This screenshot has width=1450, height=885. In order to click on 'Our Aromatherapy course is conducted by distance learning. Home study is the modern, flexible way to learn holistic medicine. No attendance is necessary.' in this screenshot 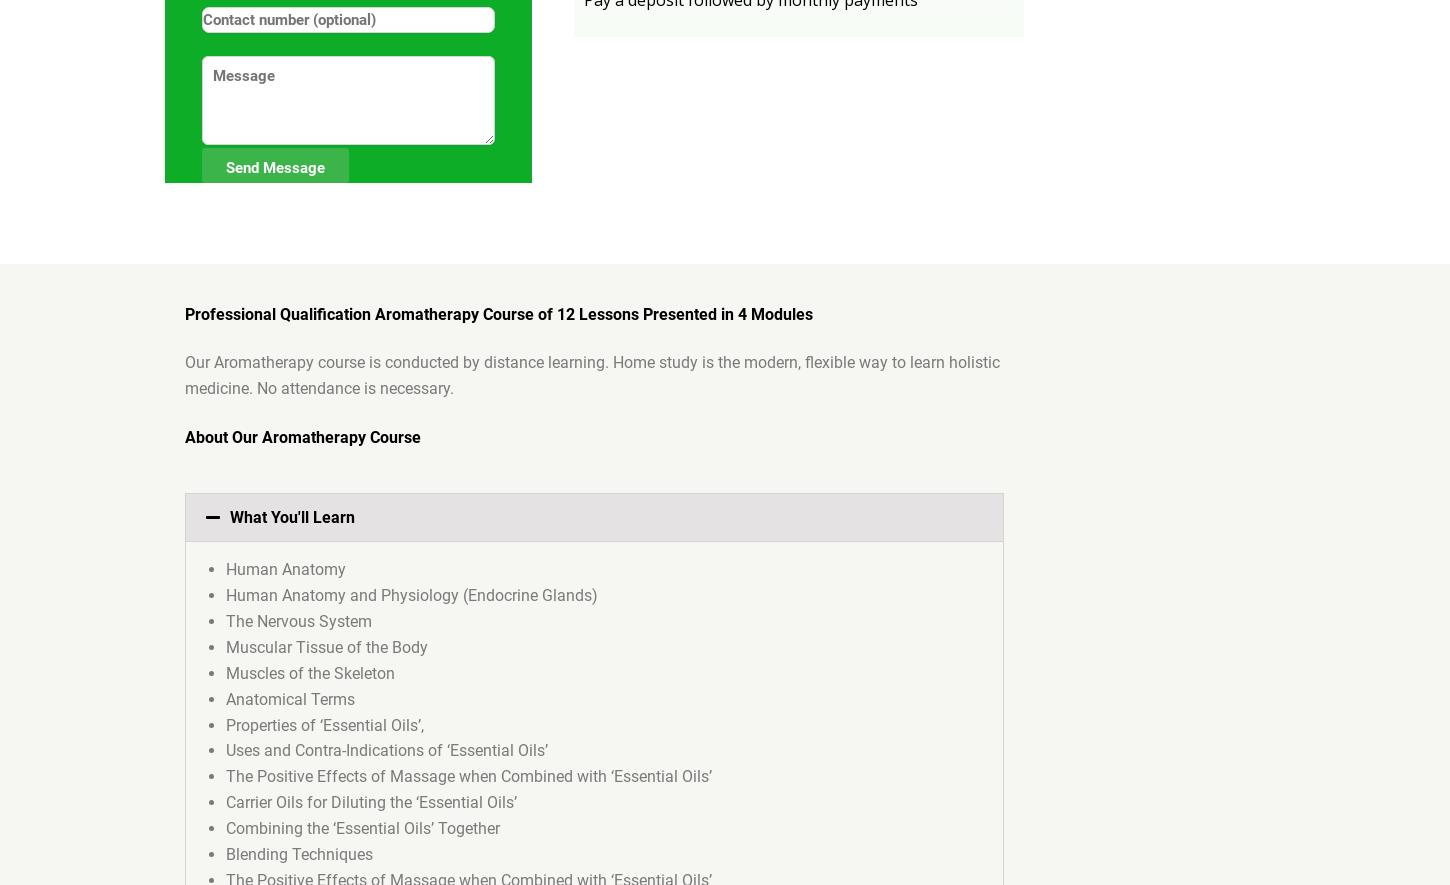, I will do `click(592, 374)`.